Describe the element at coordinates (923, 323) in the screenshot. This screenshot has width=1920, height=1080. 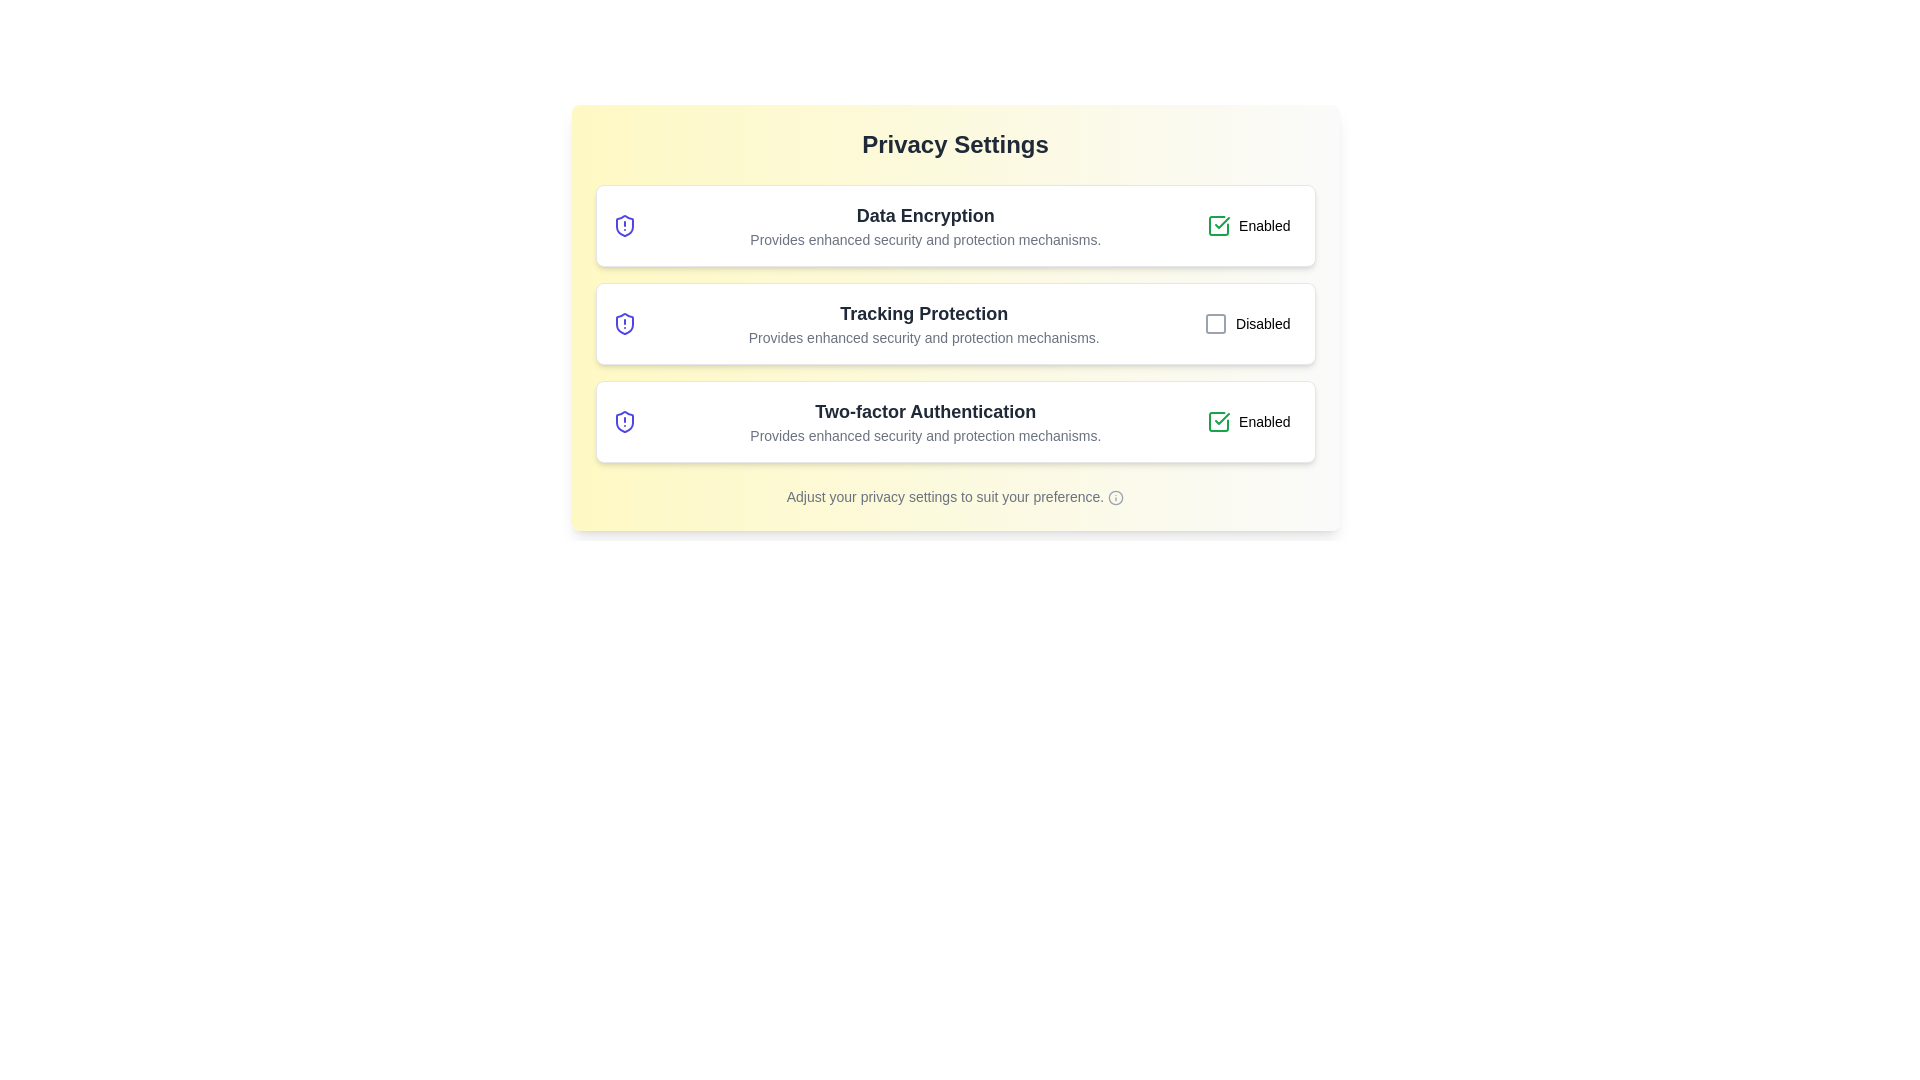
I see `informational text block stating 'Tracking Protection' and its description 'Provides enhanced security and protection mechanisms.'` at that location.